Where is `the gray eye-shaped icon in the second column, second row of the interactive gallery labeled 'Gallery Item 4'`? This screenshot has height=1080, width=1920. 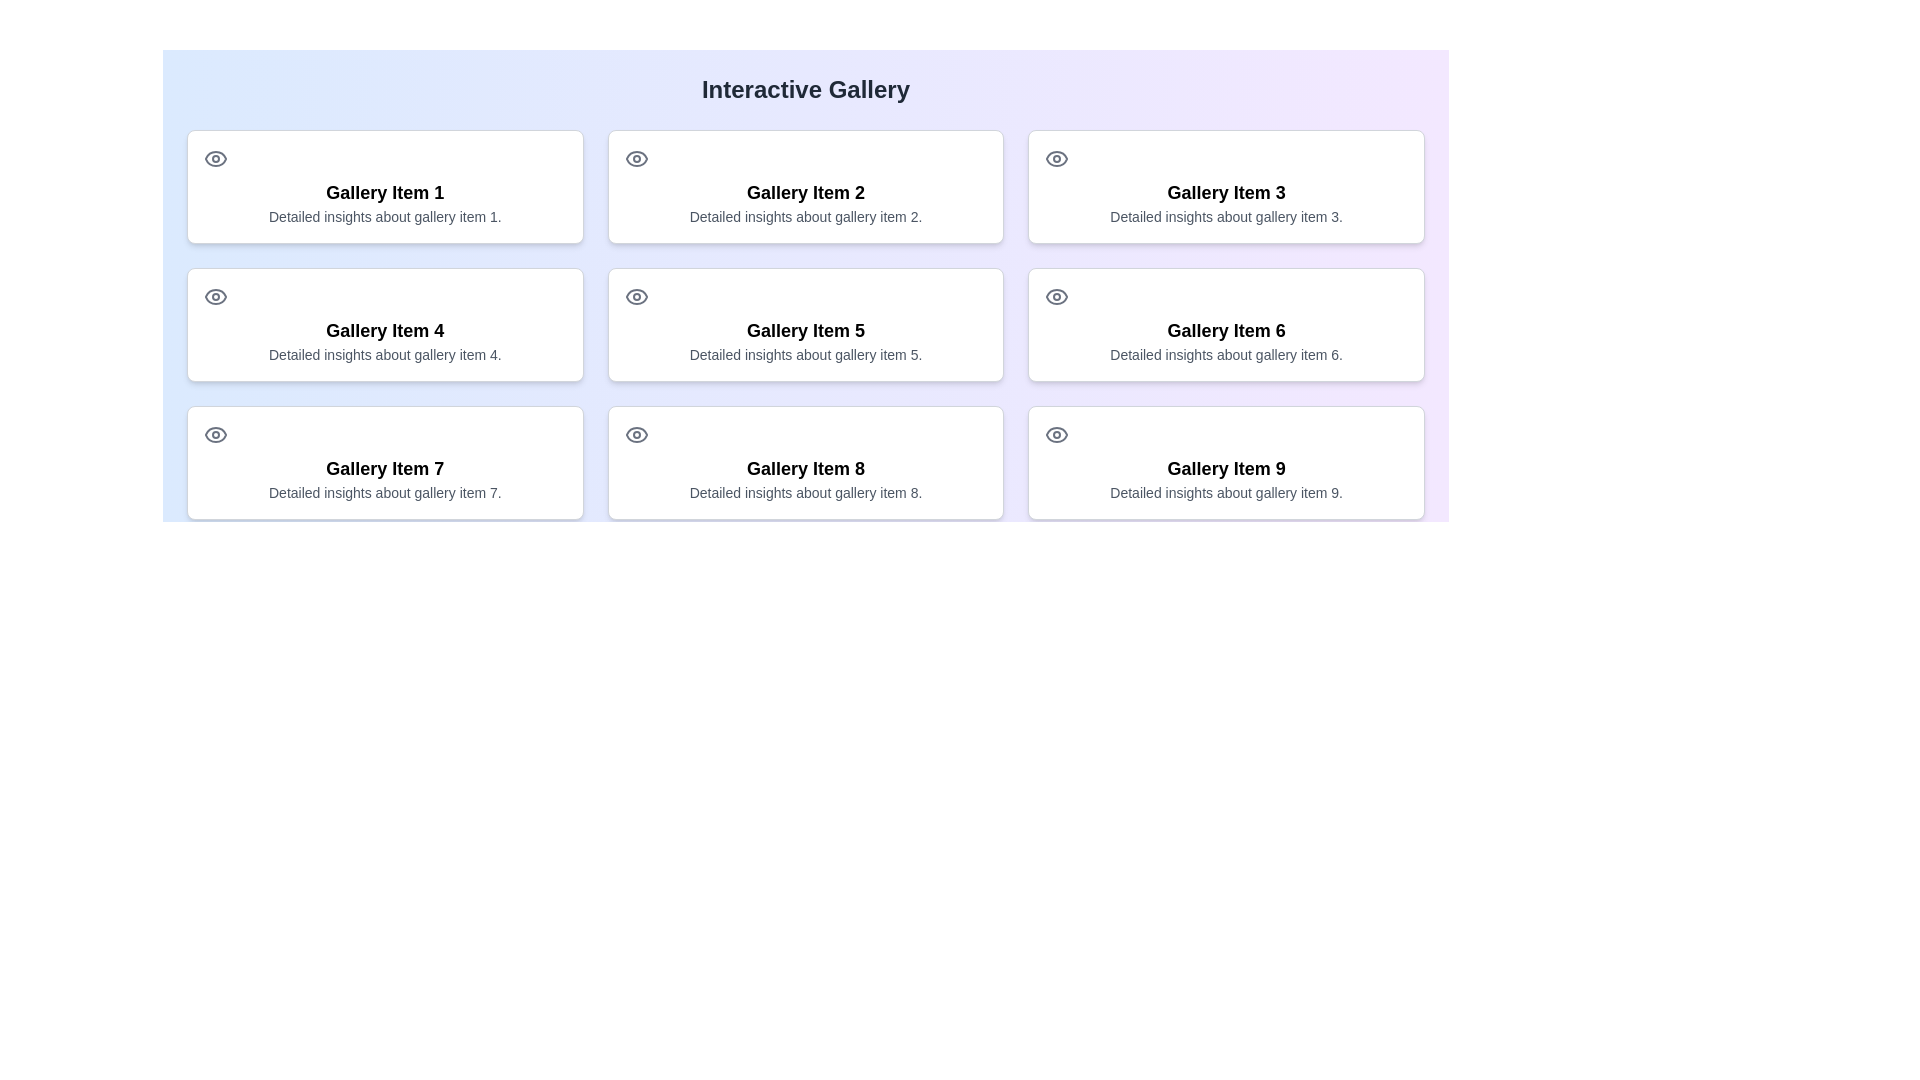 the gray eye-shaped icon in the second column, second row of the interactive gallery labeled 'Gallery Item 4' is located at coordinates (216, 297).